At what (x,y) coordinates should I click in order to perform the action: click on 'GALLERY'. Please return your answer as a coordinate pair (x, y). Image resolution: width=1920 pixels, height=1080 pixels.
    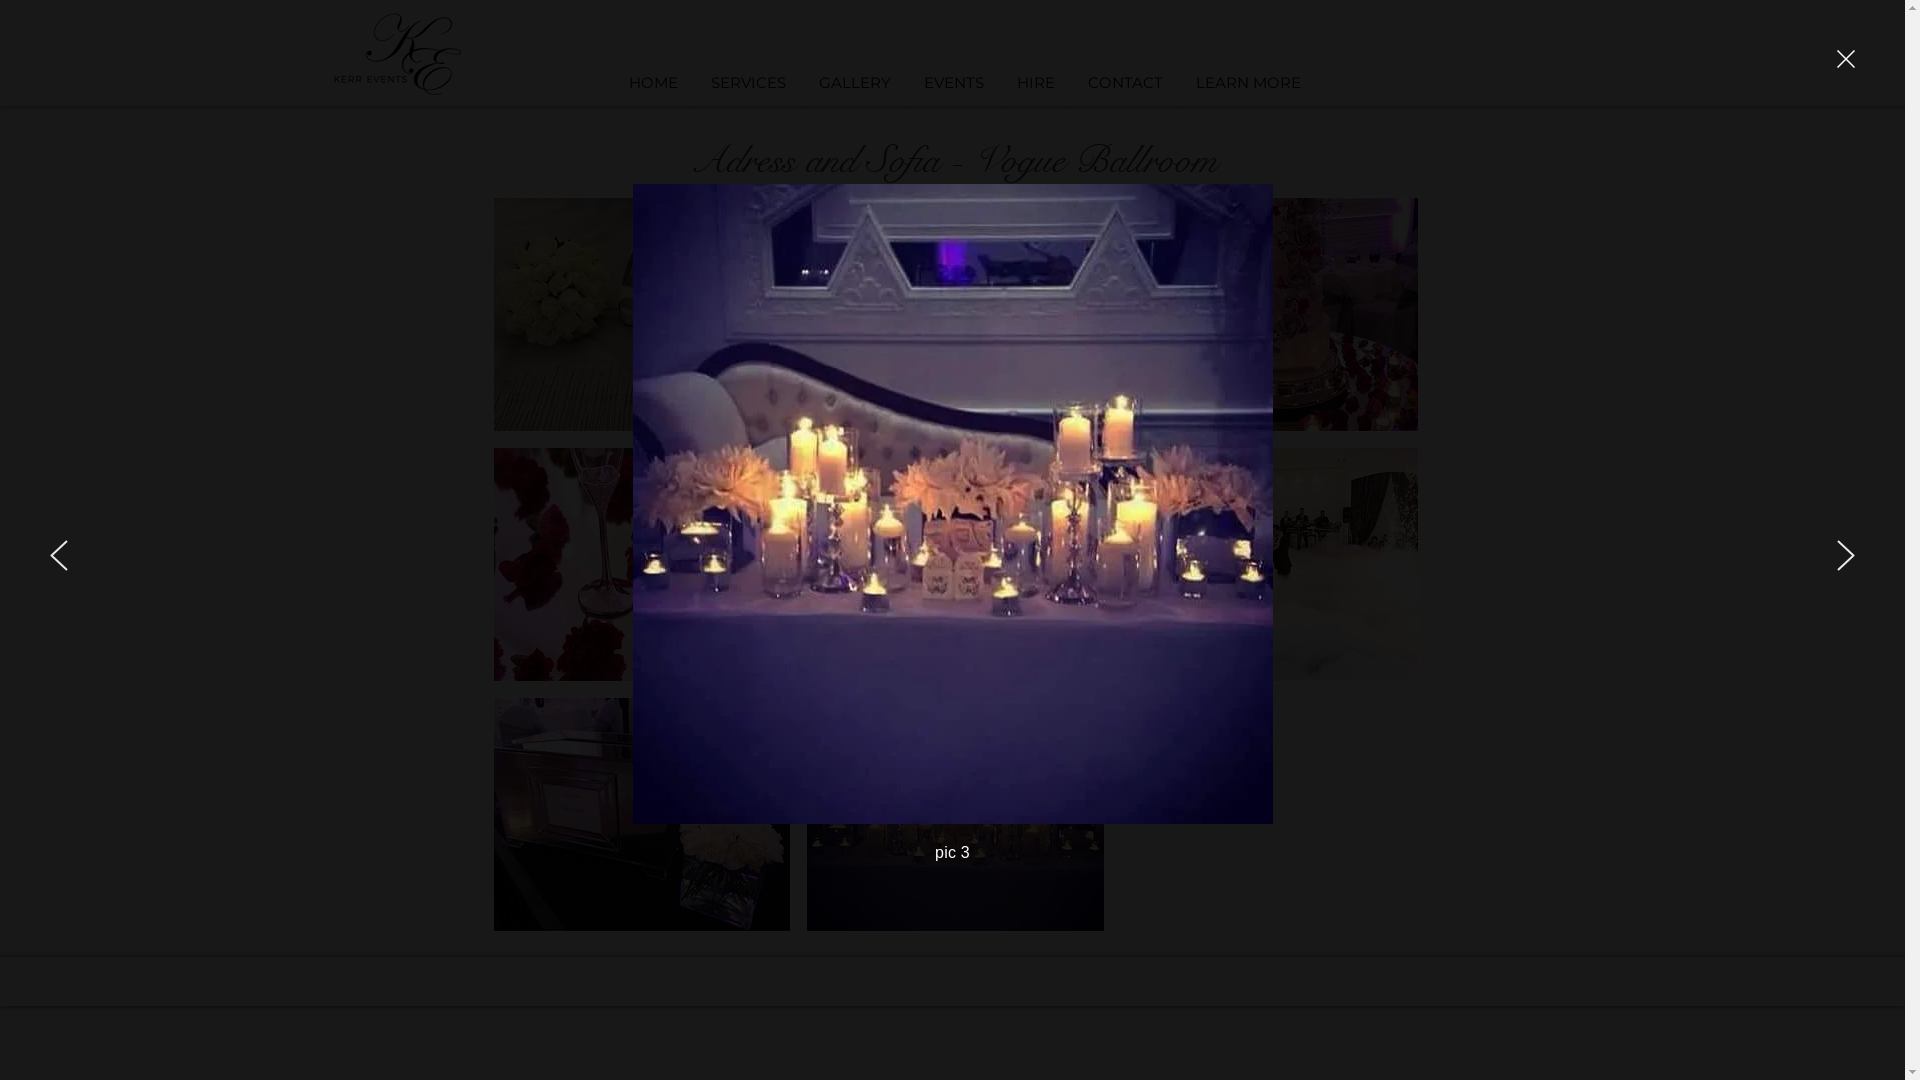
    Looking at the image, I should click on (801, 81).